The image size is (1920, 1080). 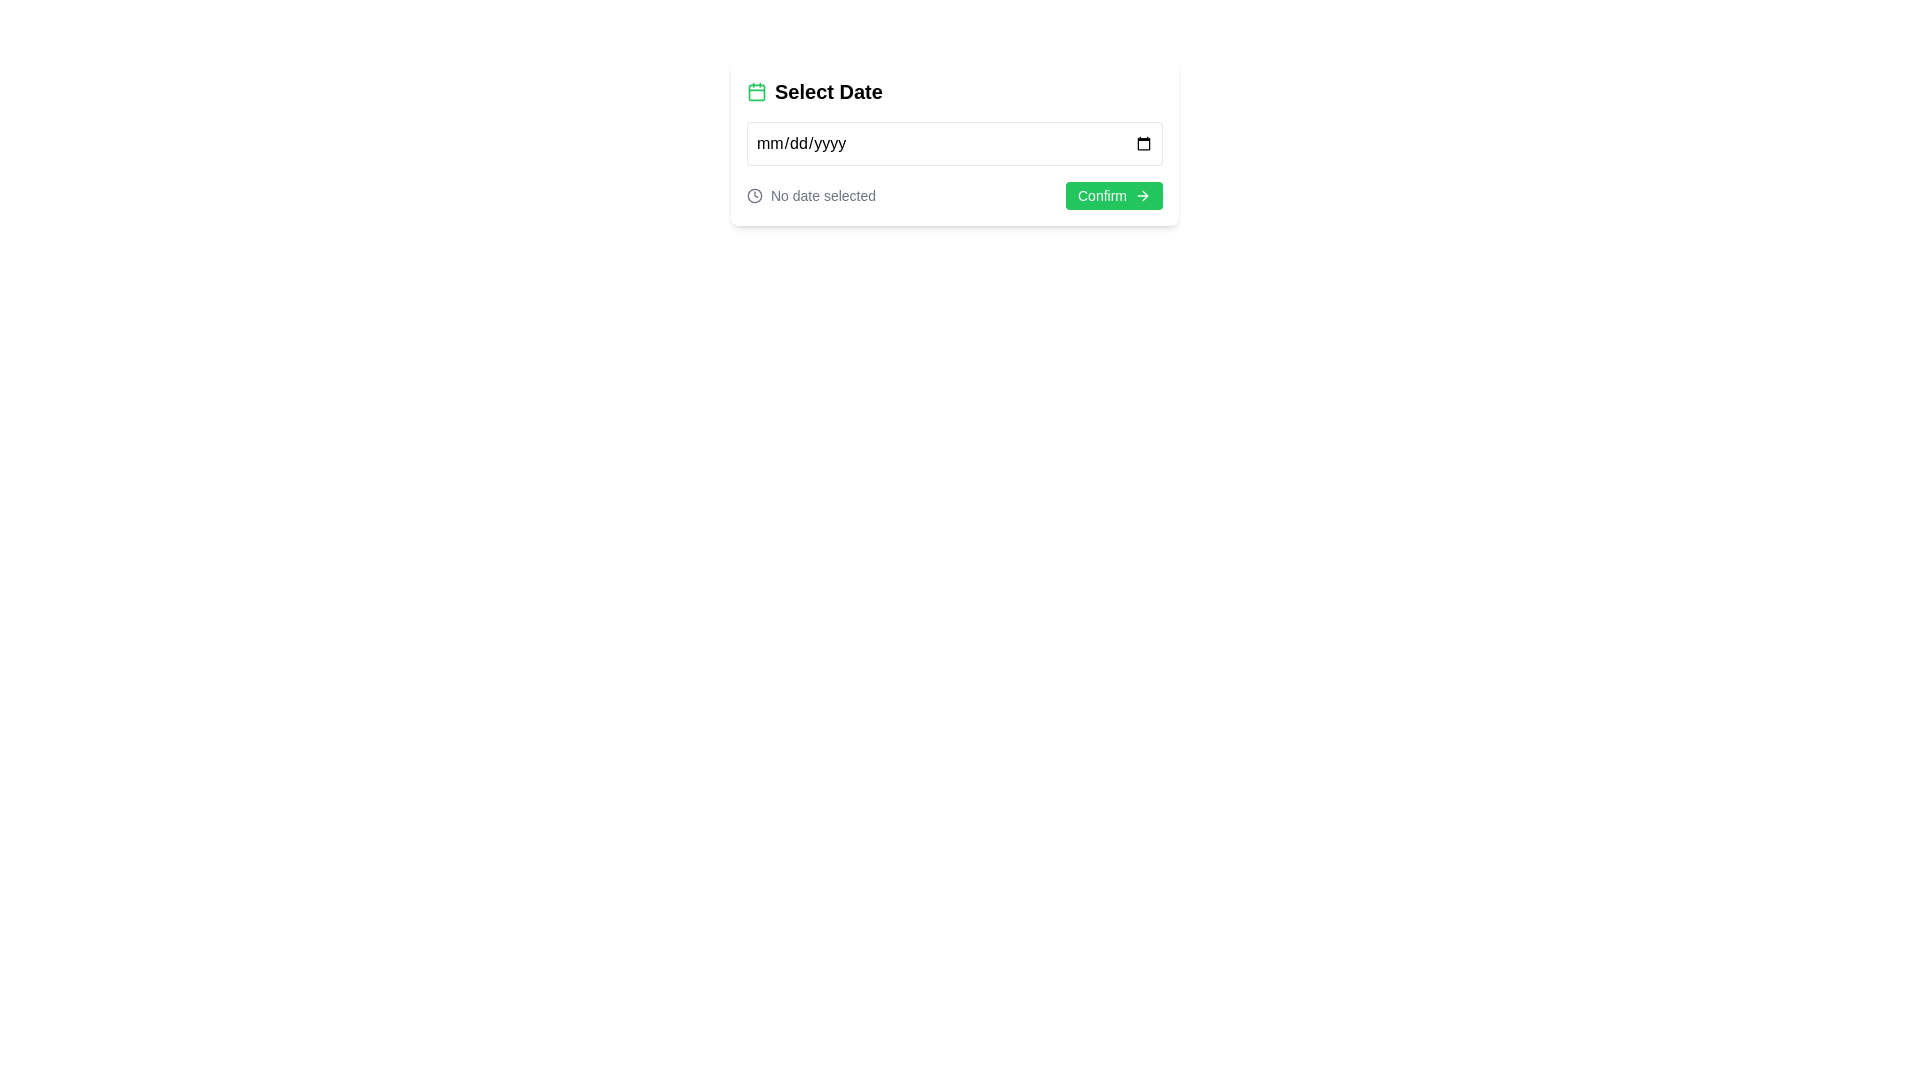 I want to click on the confirm button located to the right of the text 'No date selected', so click(x=1113, y=196).